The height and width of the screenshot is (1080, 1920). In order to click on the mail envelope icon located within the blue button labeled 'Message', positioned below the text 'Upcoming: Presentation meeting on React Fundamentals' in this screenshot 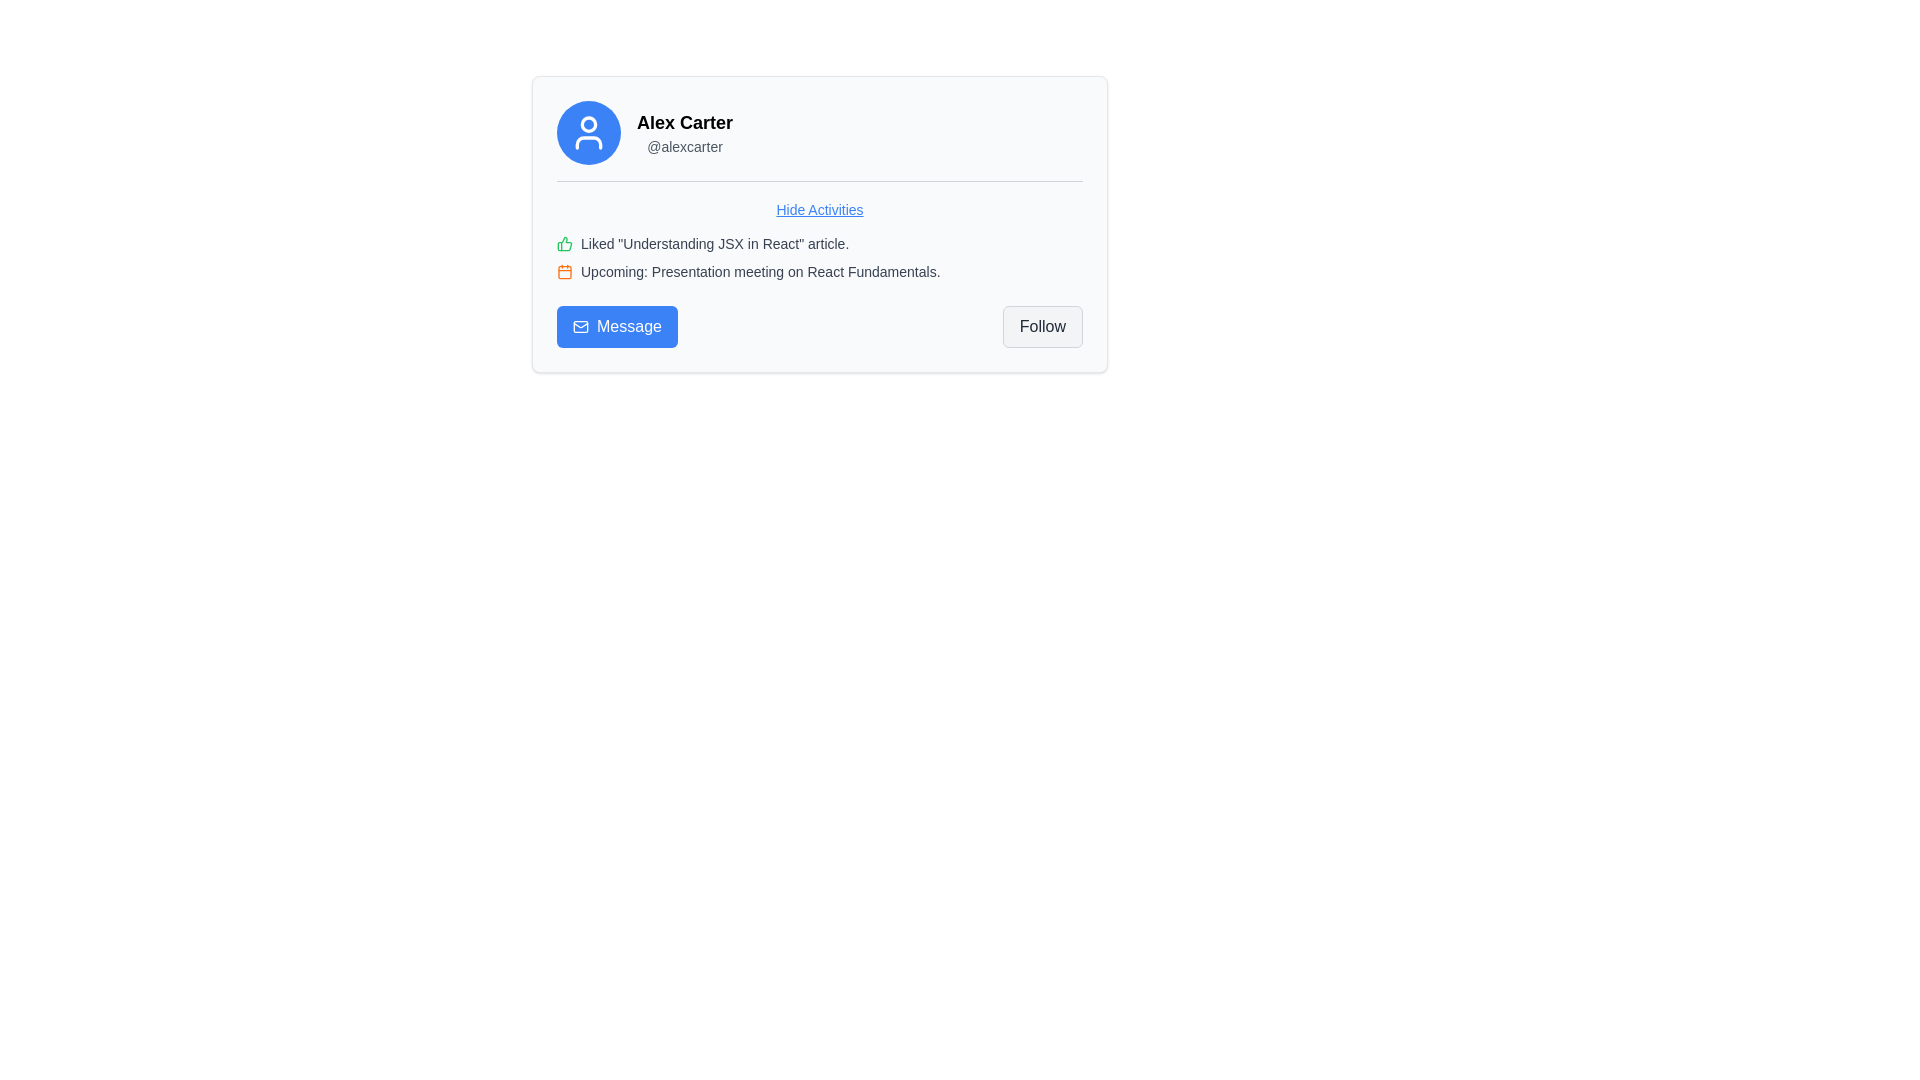, I will do `click(579, 326)`.